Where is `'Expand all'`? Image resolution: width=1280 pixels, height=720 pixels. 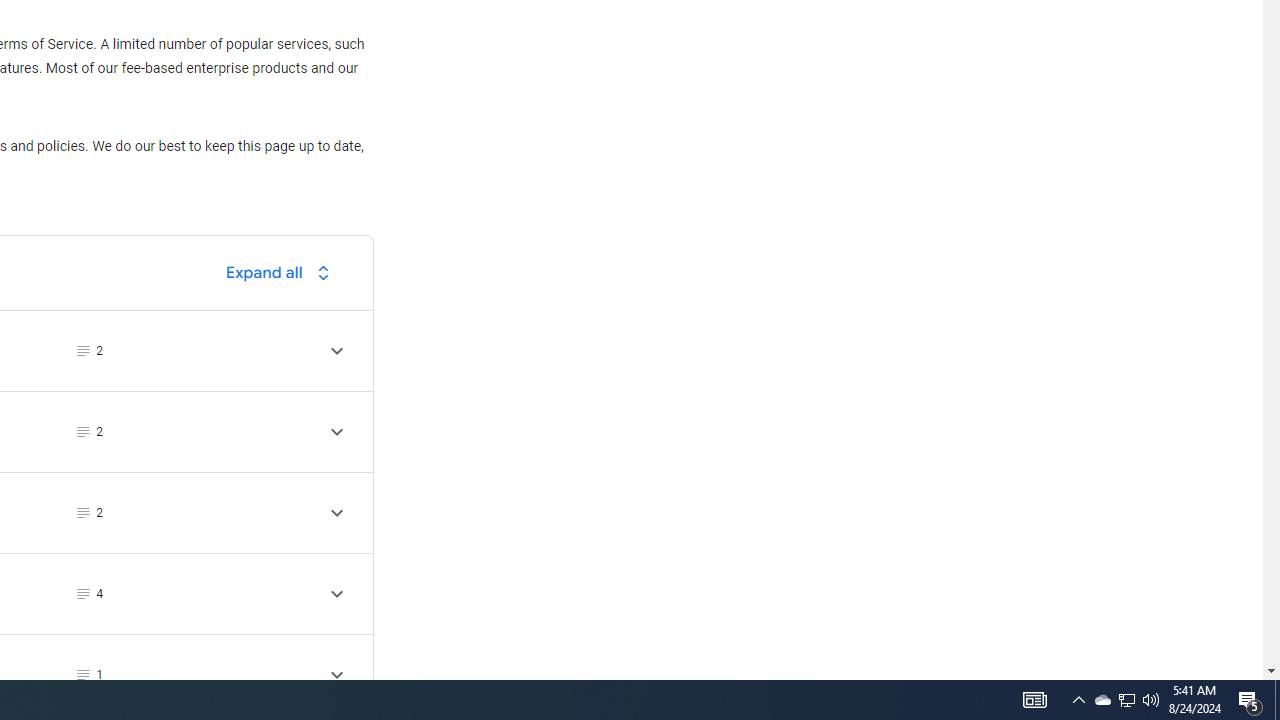 'Expand all' is located at coordinates (282, 272).